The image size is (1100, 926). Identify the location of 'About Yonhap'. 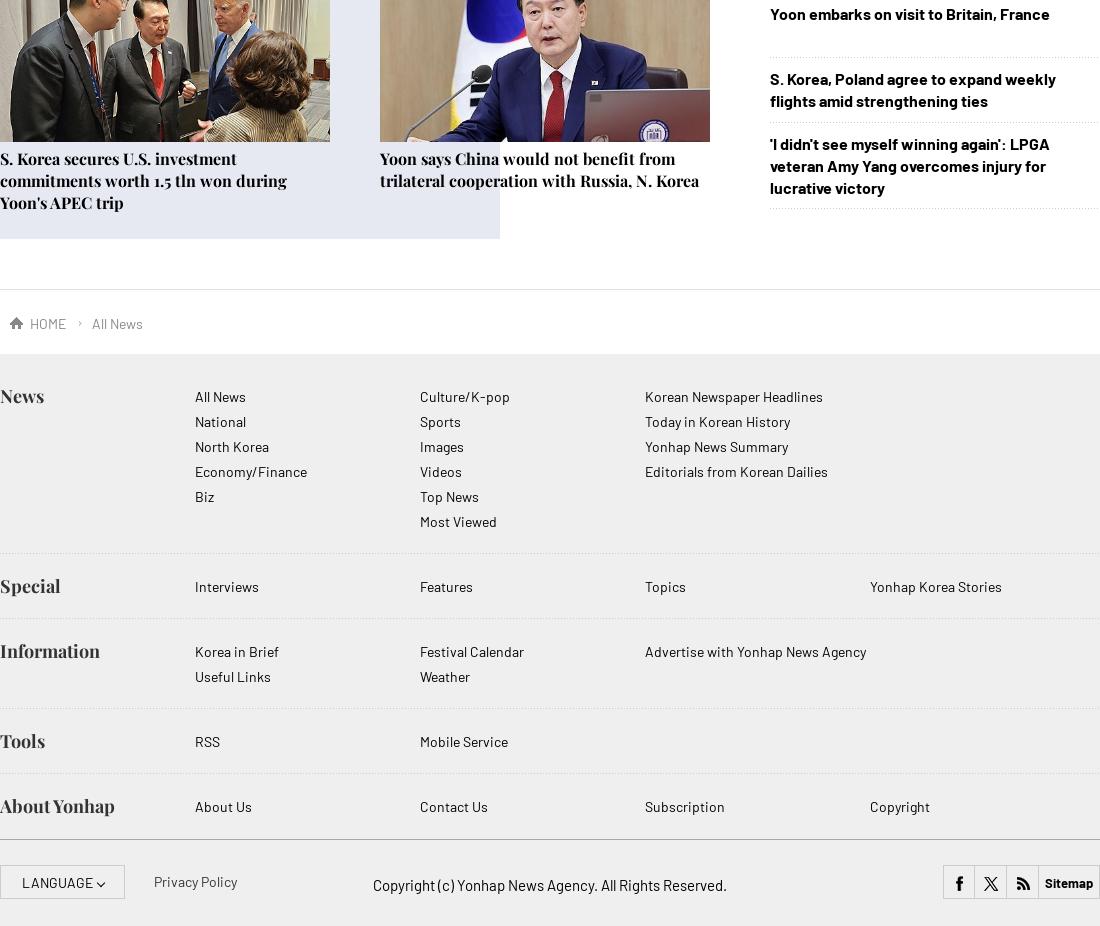
(0, 805).